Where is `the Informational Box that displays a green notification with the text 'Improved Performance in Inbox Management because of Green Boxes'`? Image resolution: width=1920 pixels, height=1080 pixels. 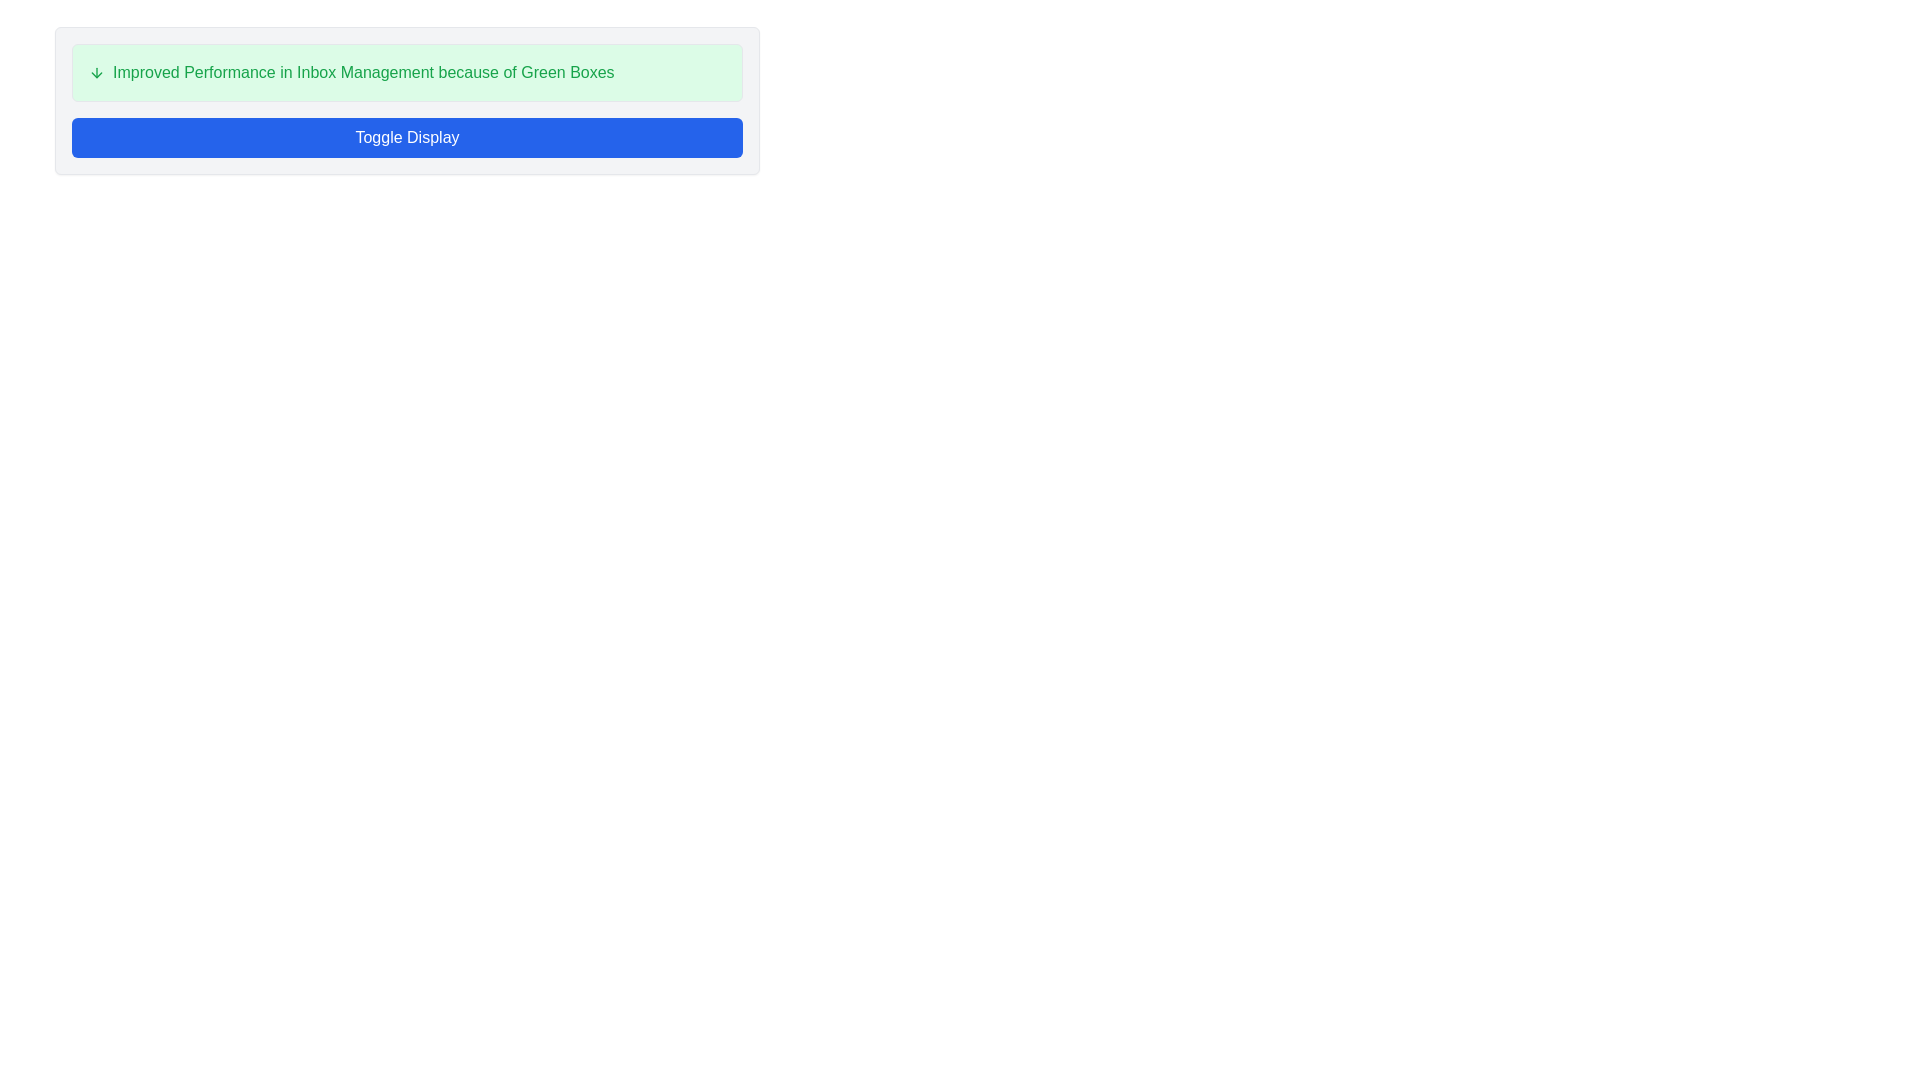
the Informational Box that displays a green notification with the text 'Improved Performance in Inbox Management because of Green Boxes' is located at coordinates (406, 72).